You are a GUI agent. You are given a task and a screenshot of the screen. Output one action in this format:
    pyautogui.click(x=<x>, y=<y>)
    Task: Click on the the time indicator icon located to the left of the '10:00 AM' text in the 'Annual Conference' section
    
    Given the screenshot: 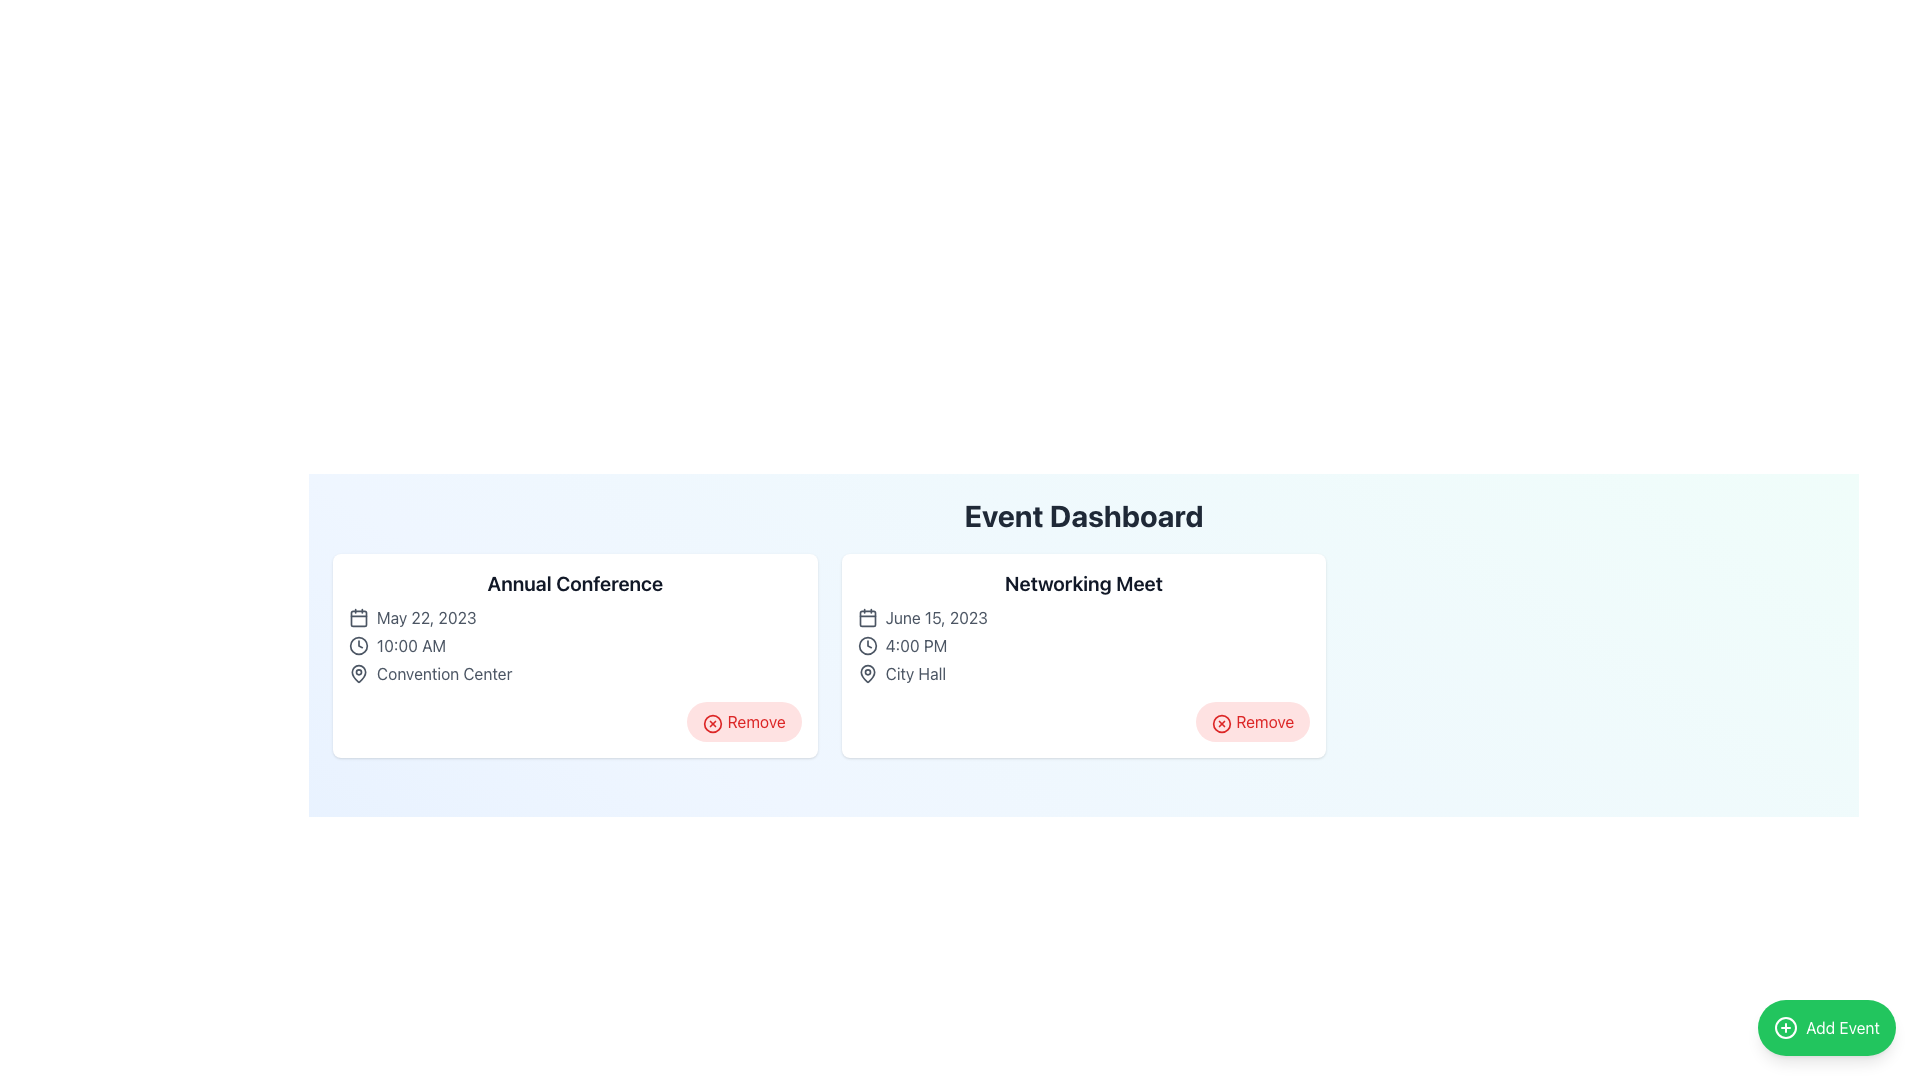 What is the action you would take?
    pyautogui.click(x=359, y=645)
    